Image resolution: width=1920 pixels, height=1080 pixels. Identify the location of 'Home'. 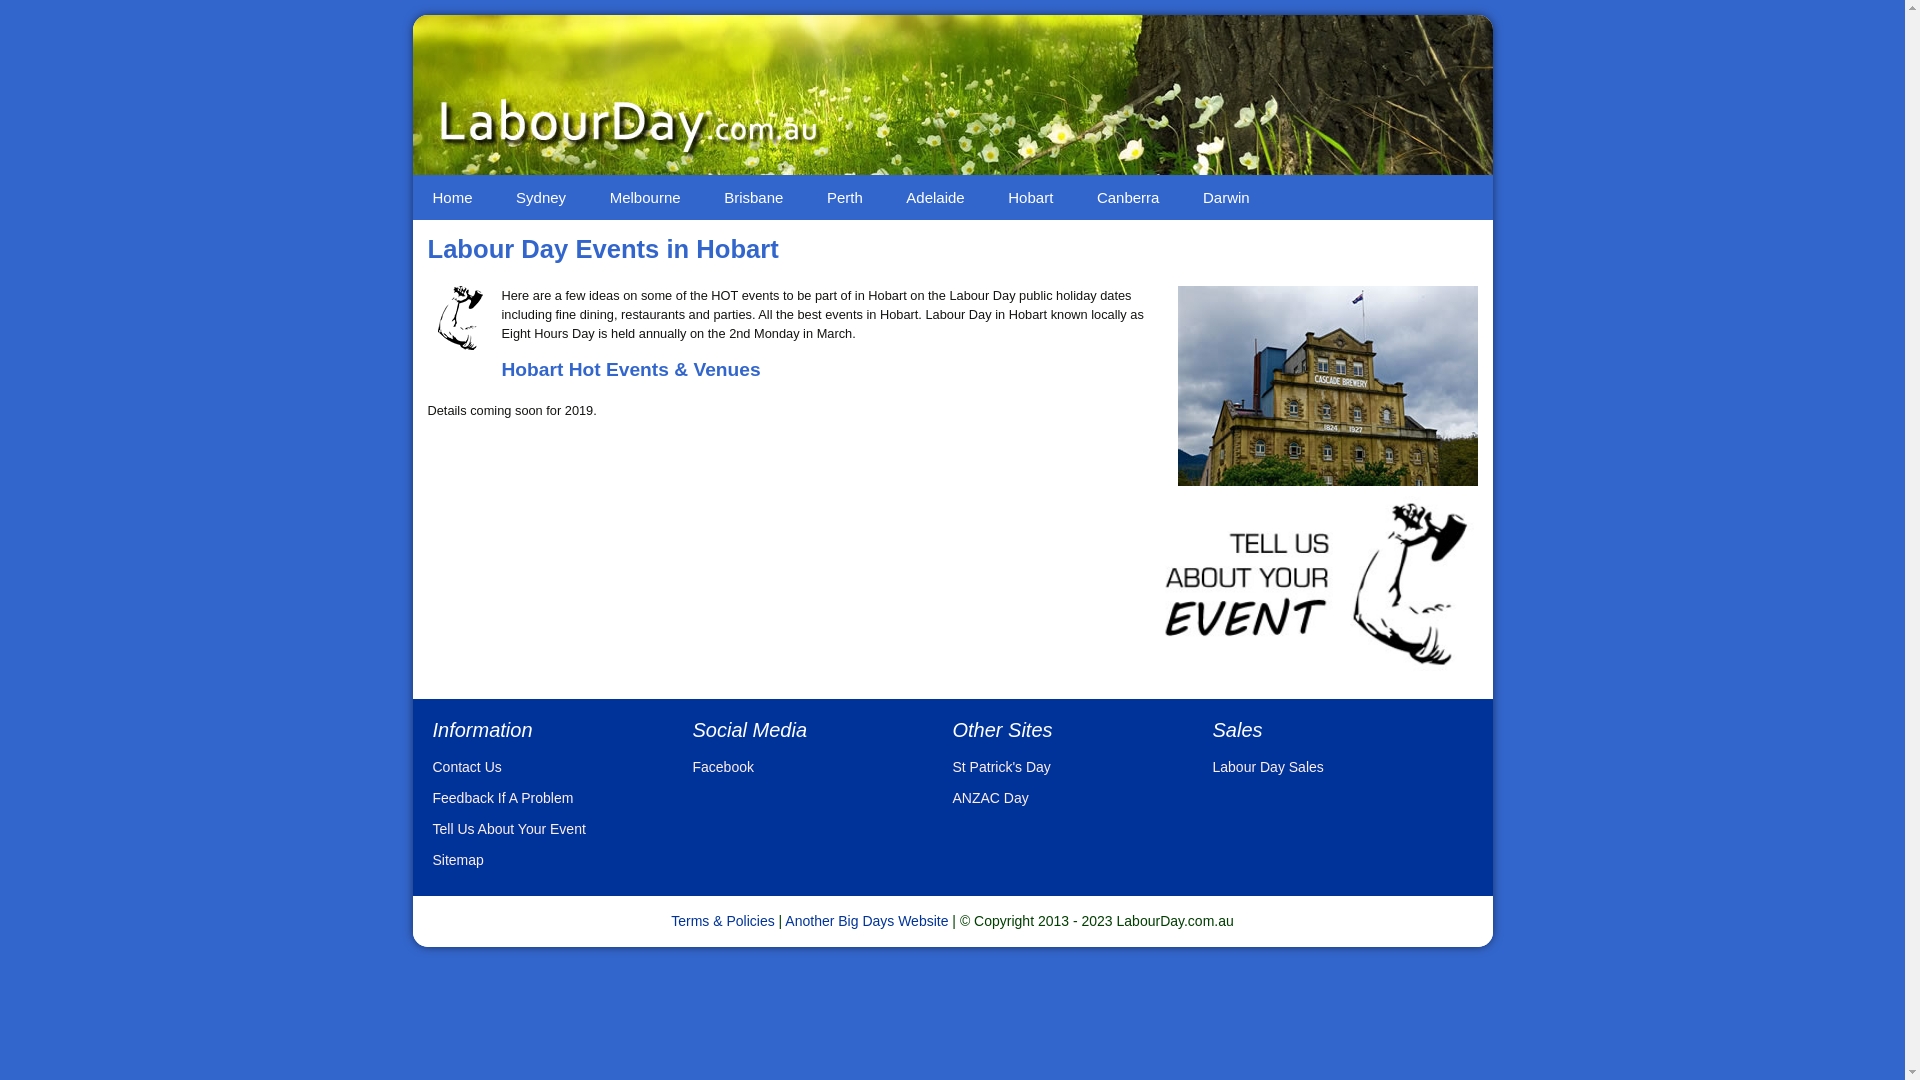
(450, 197).